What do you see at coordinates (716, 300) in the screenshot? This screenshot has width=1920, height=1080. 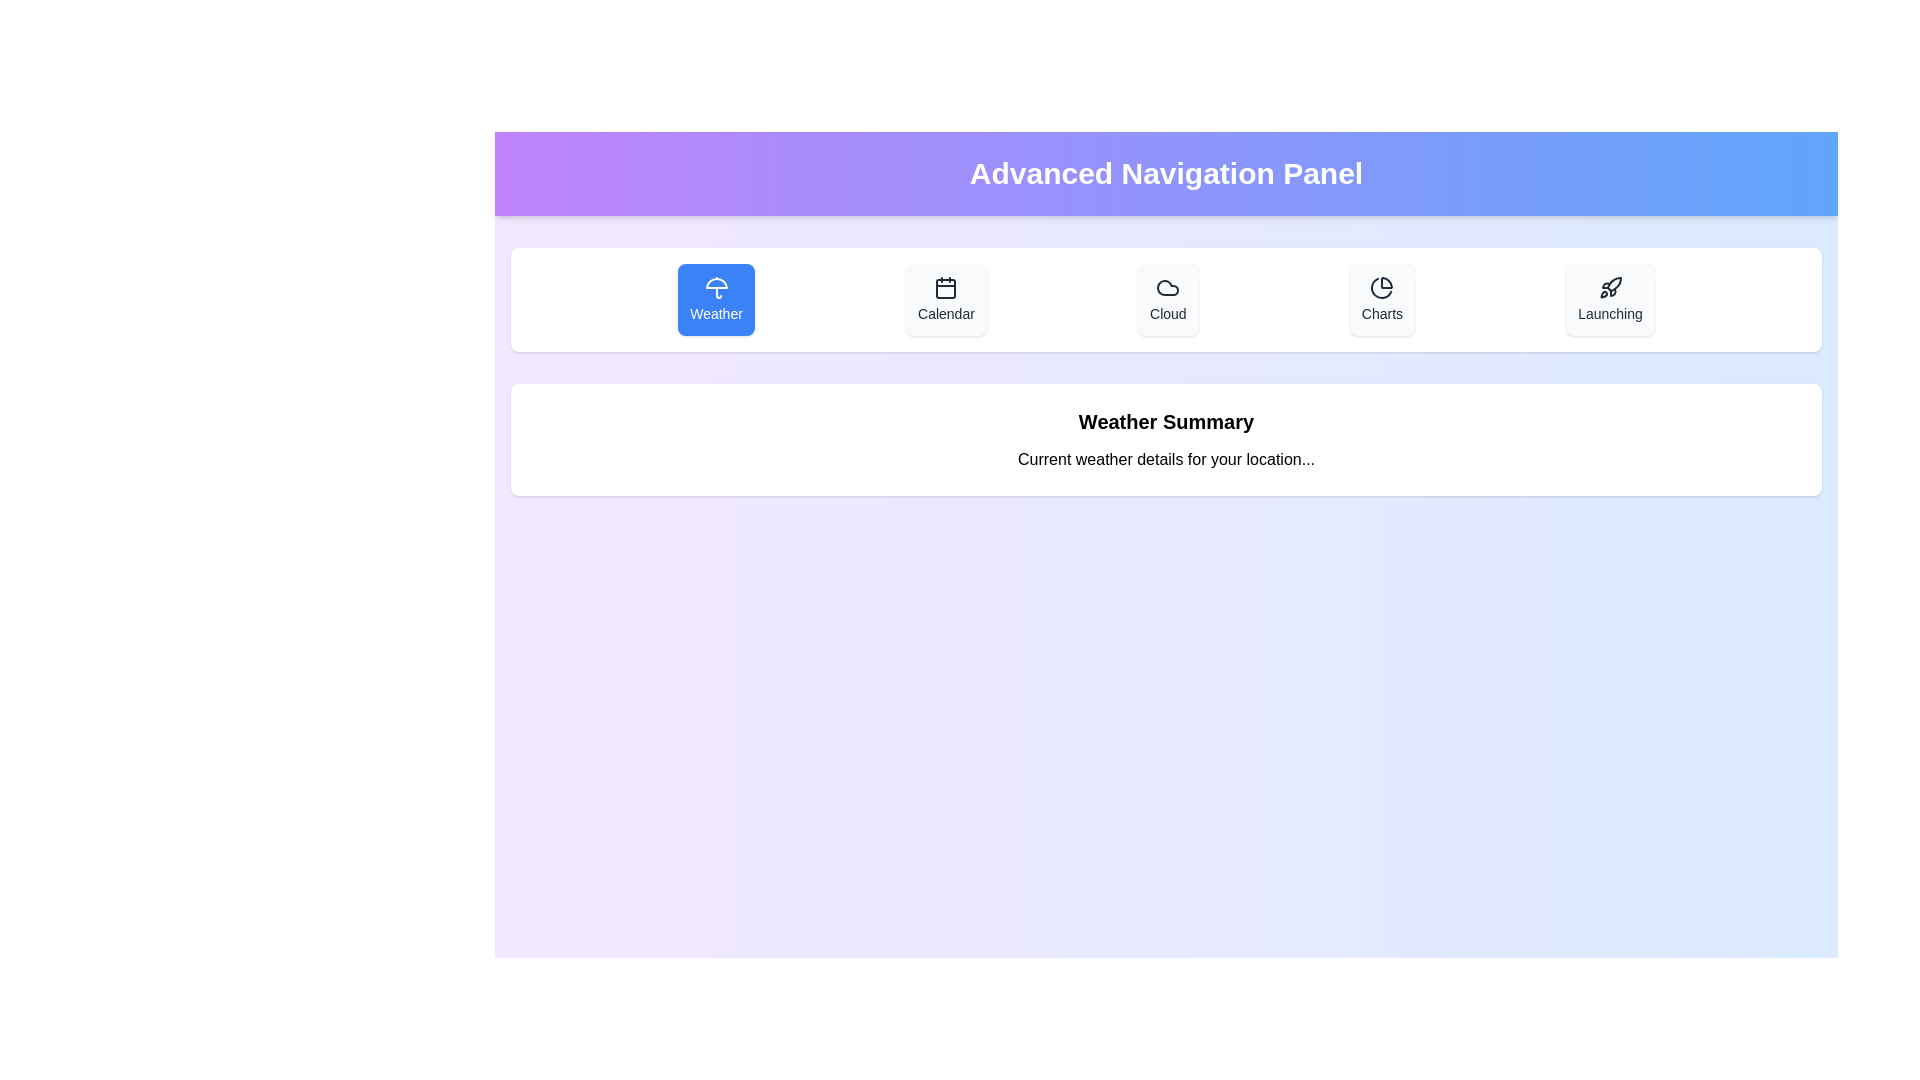 I see `the weather navigation button, which is the first button from the left in a group of buttons including 'Calendar,' 'Cloud,' 'Charts,' and 'Launching.'` at bounding box center [716, 300].